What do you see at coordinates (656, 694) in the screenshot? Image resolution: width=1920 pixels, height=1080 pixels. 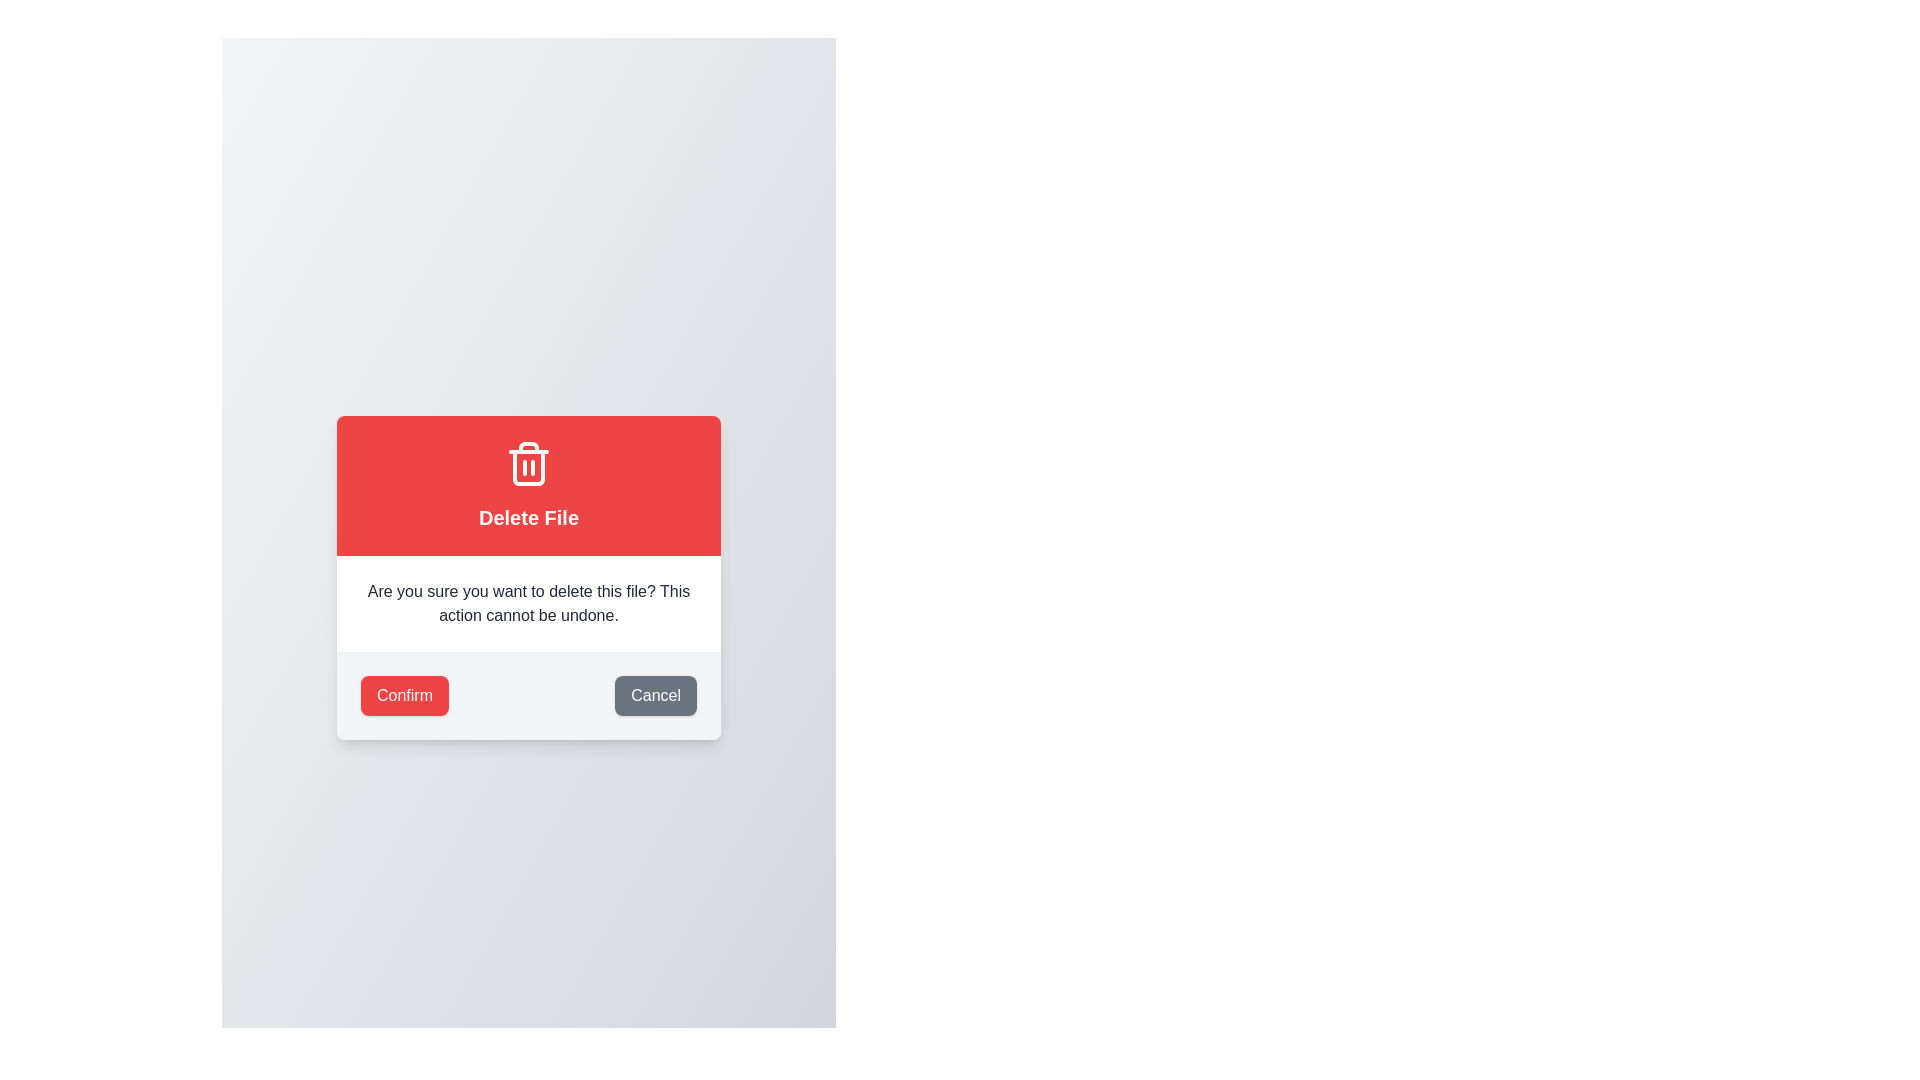 I see `the 'Cancel' button, which is a gray rectangular button with white text, located on the right side of a confirmation dialog box` at bounding box center [656, 694].